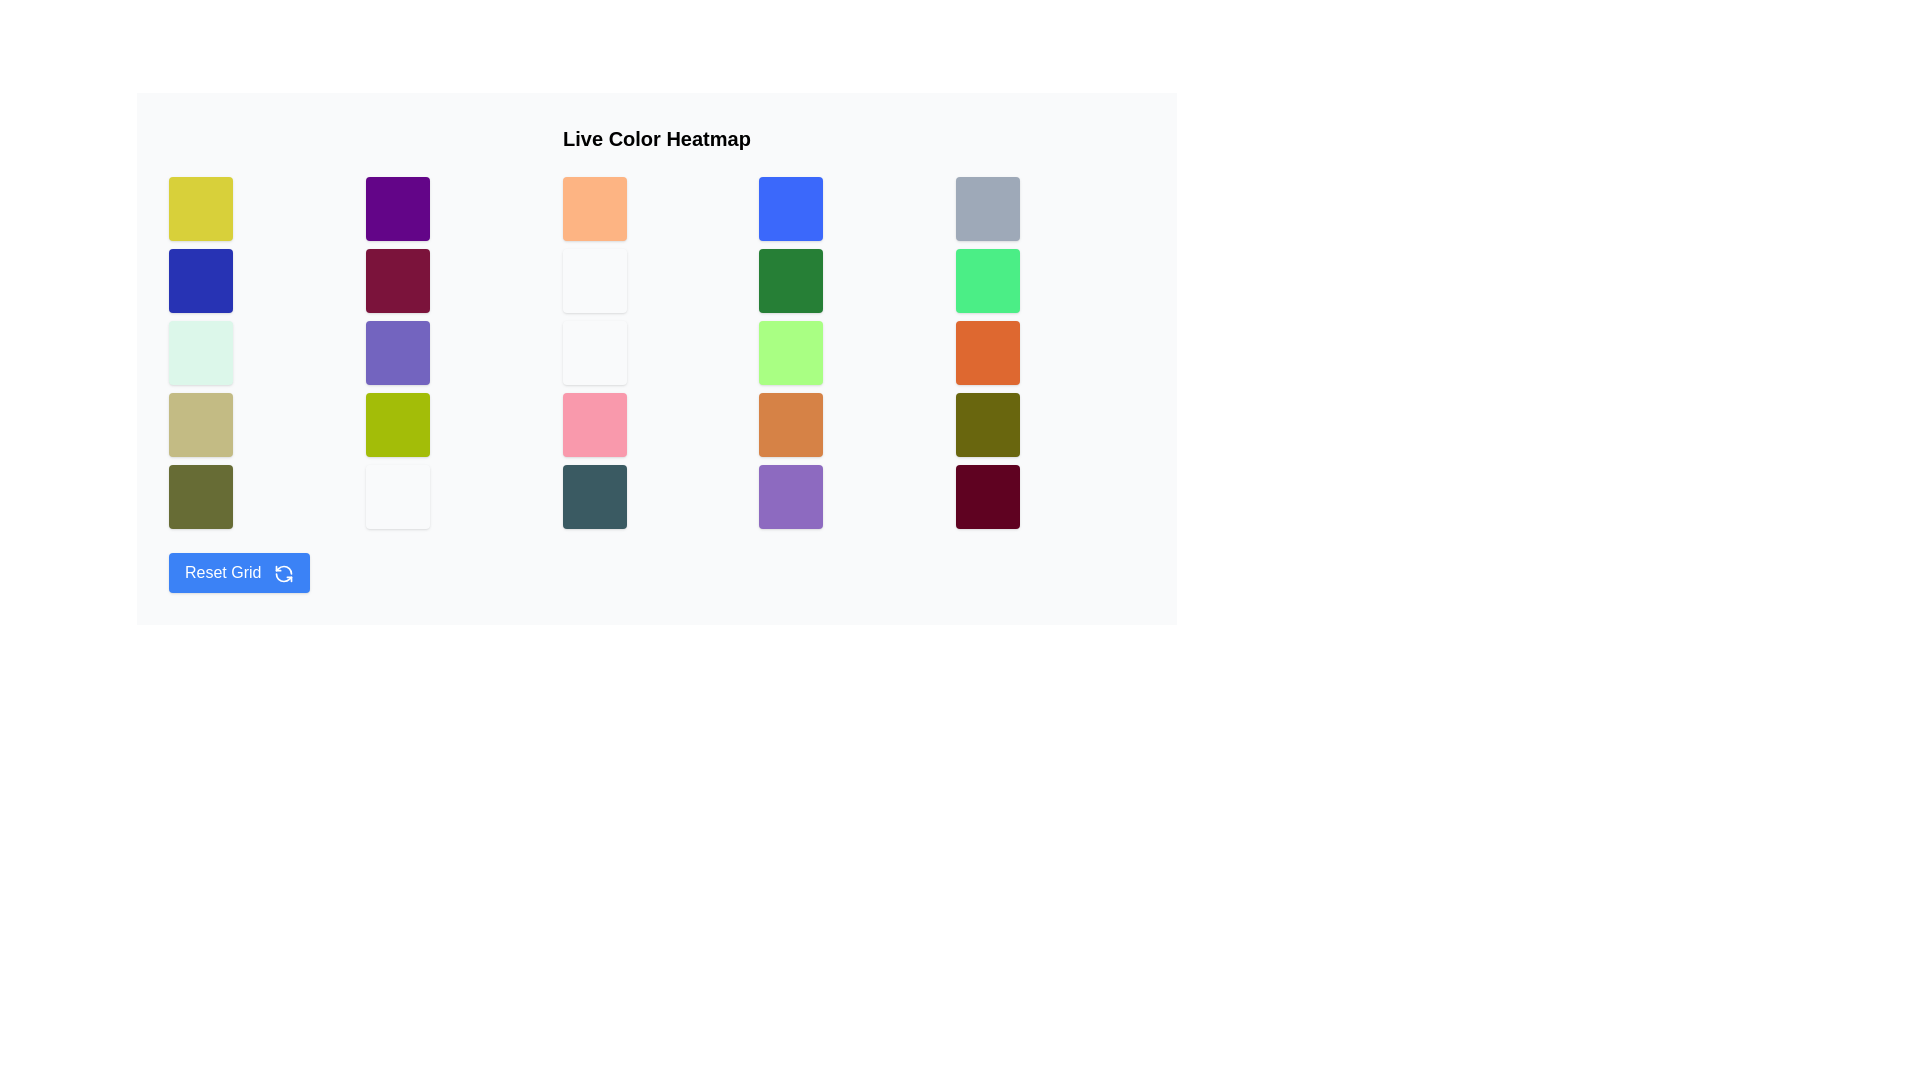  I want to click on the square tile with rounded corners and a blue background, located in the second row and first column of the grid layout, so click(201, 281).